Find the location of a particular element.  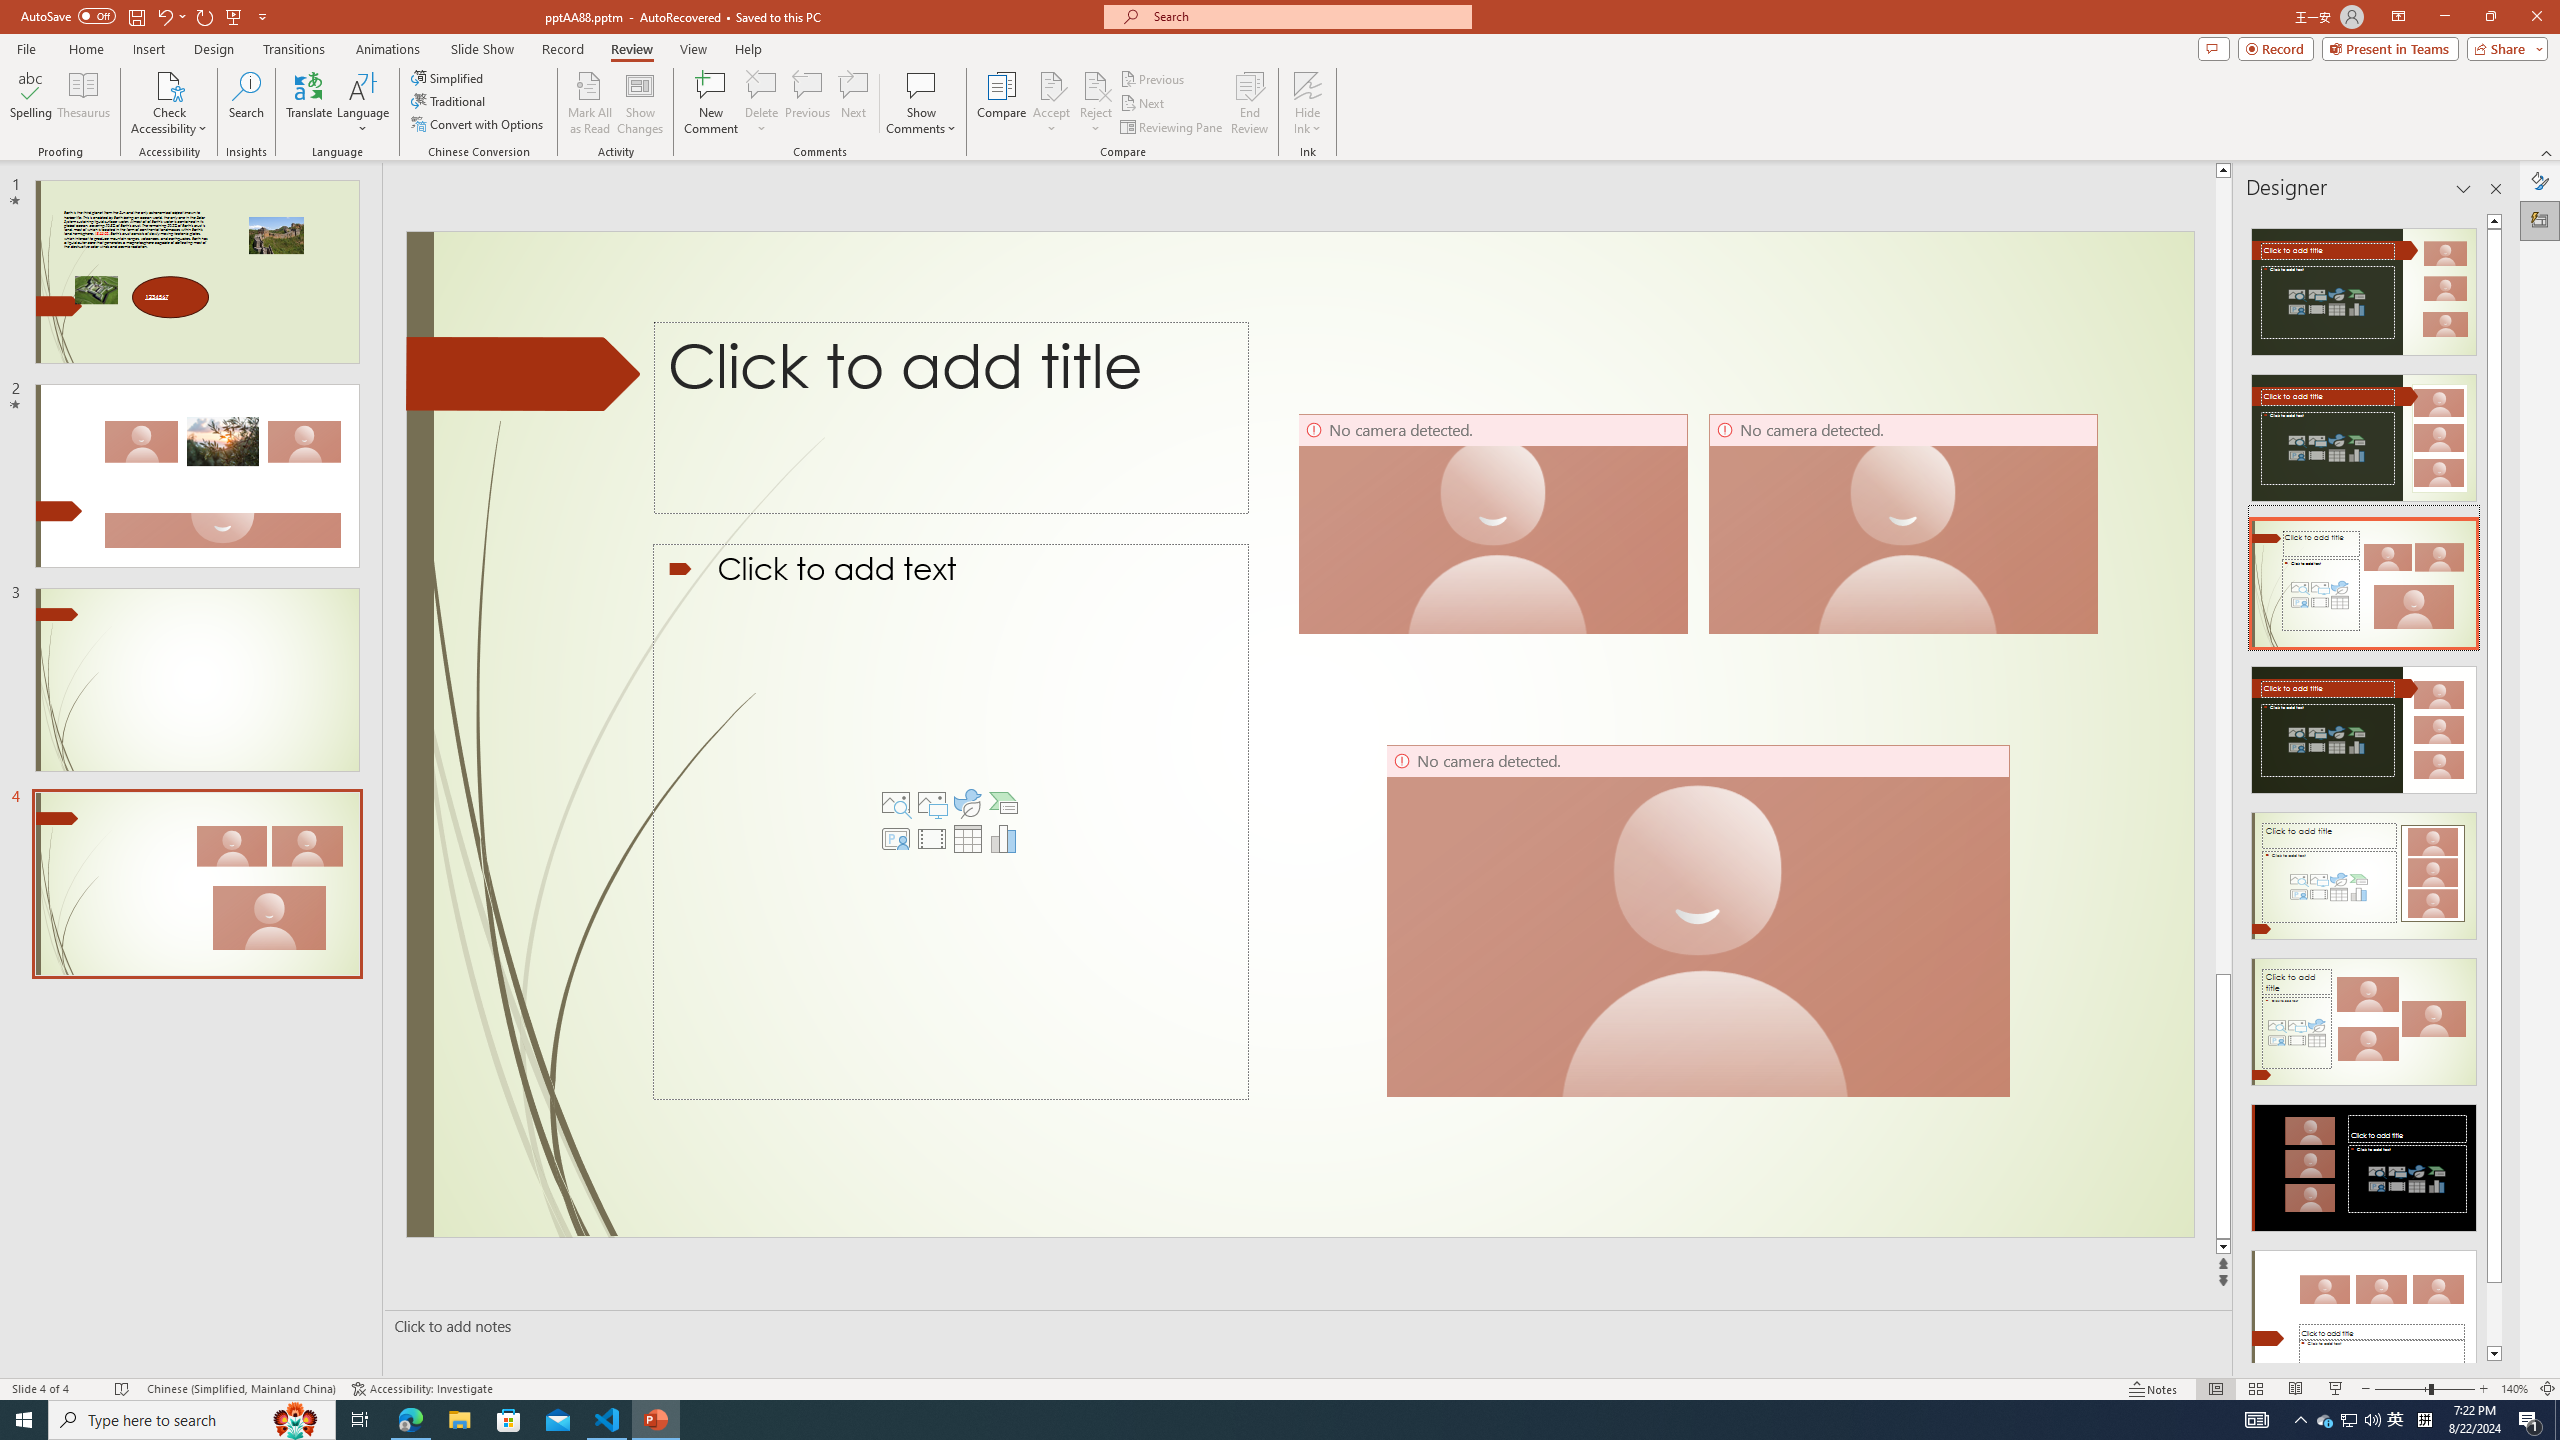

'Insert Chart' is located at coordinates (1002, 838).